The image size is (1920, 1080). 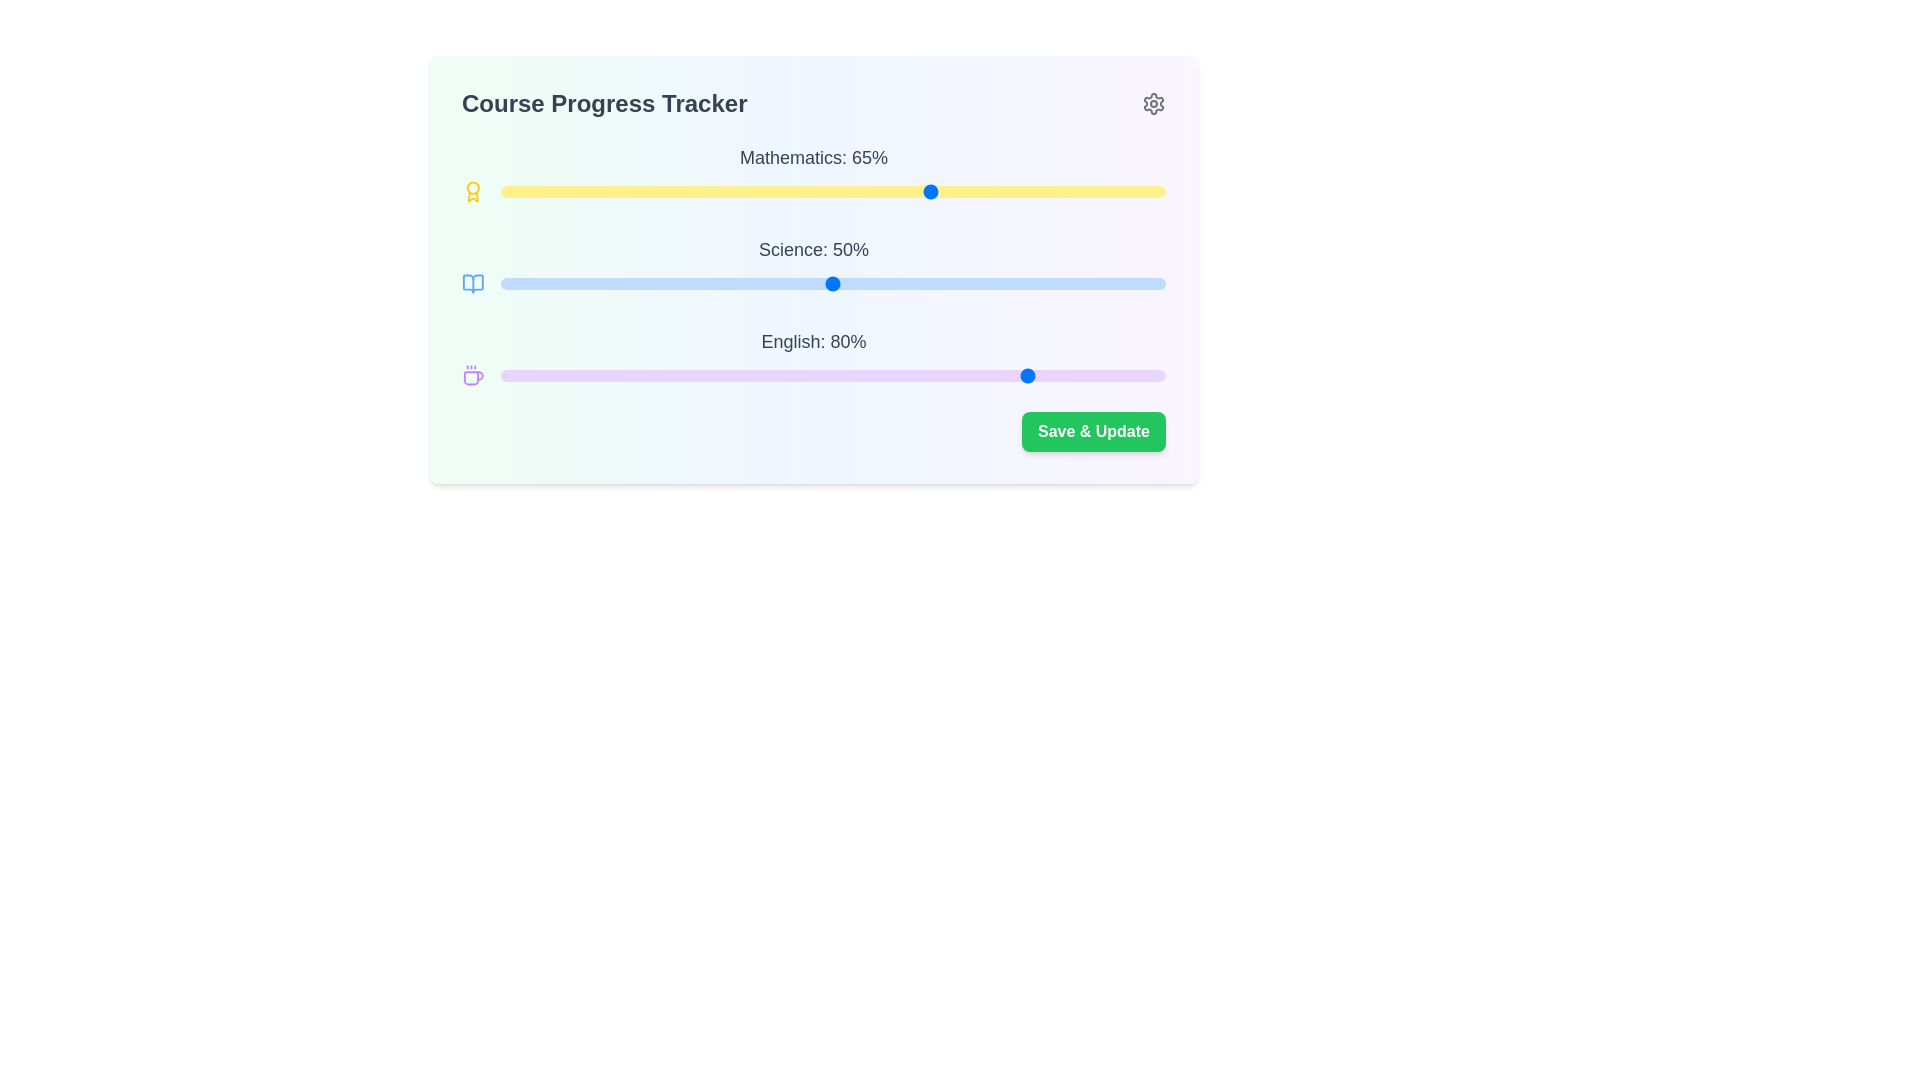 What do you see at coordinates (814, 341) in the screenshot?
I see `the text label indicating 'English' and its completion percentage of '80%', which is the third text label in a series located above its corresponding progress bar` at bounding box center [814, 341].